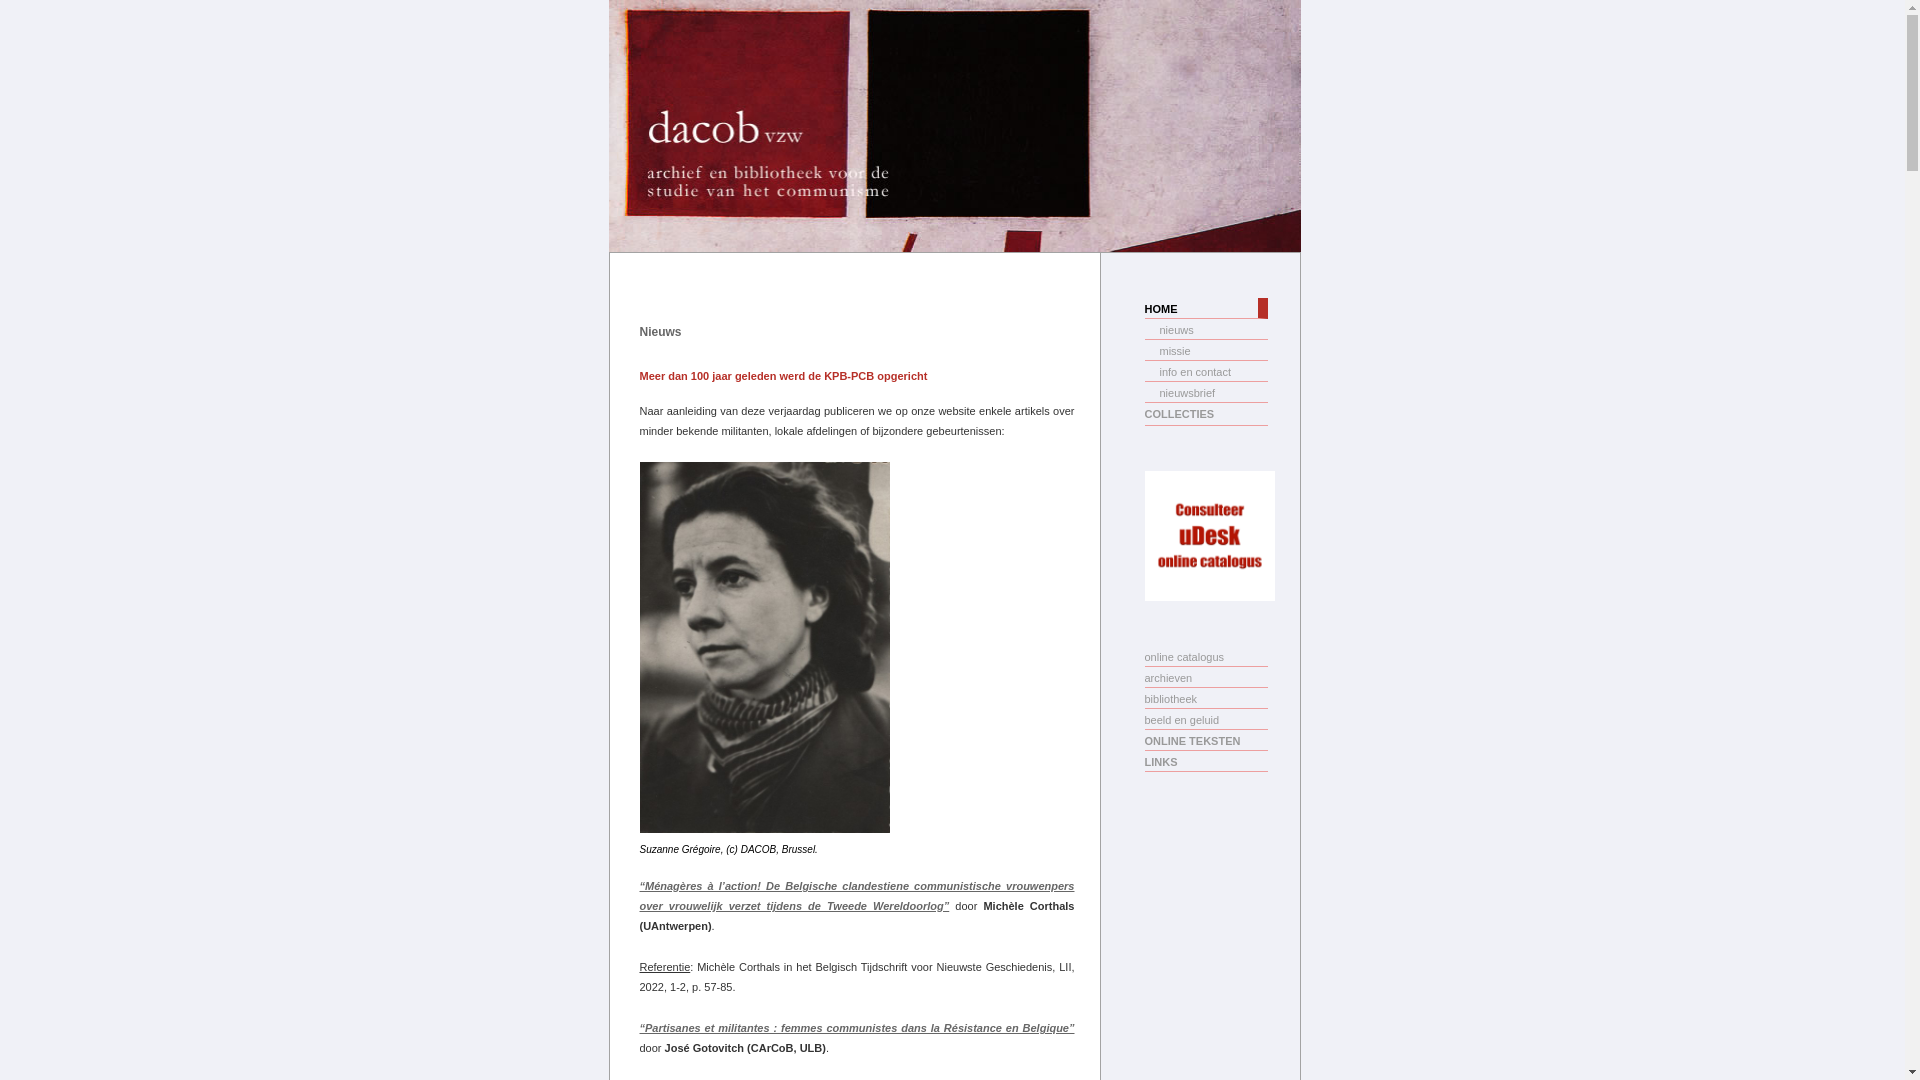 The width and height of the screenshot is (1920, 1080). What do you see at coordinates (1204, 676) in the screenshot?
I see `'archieven'` at bounding box center [1204, 676].